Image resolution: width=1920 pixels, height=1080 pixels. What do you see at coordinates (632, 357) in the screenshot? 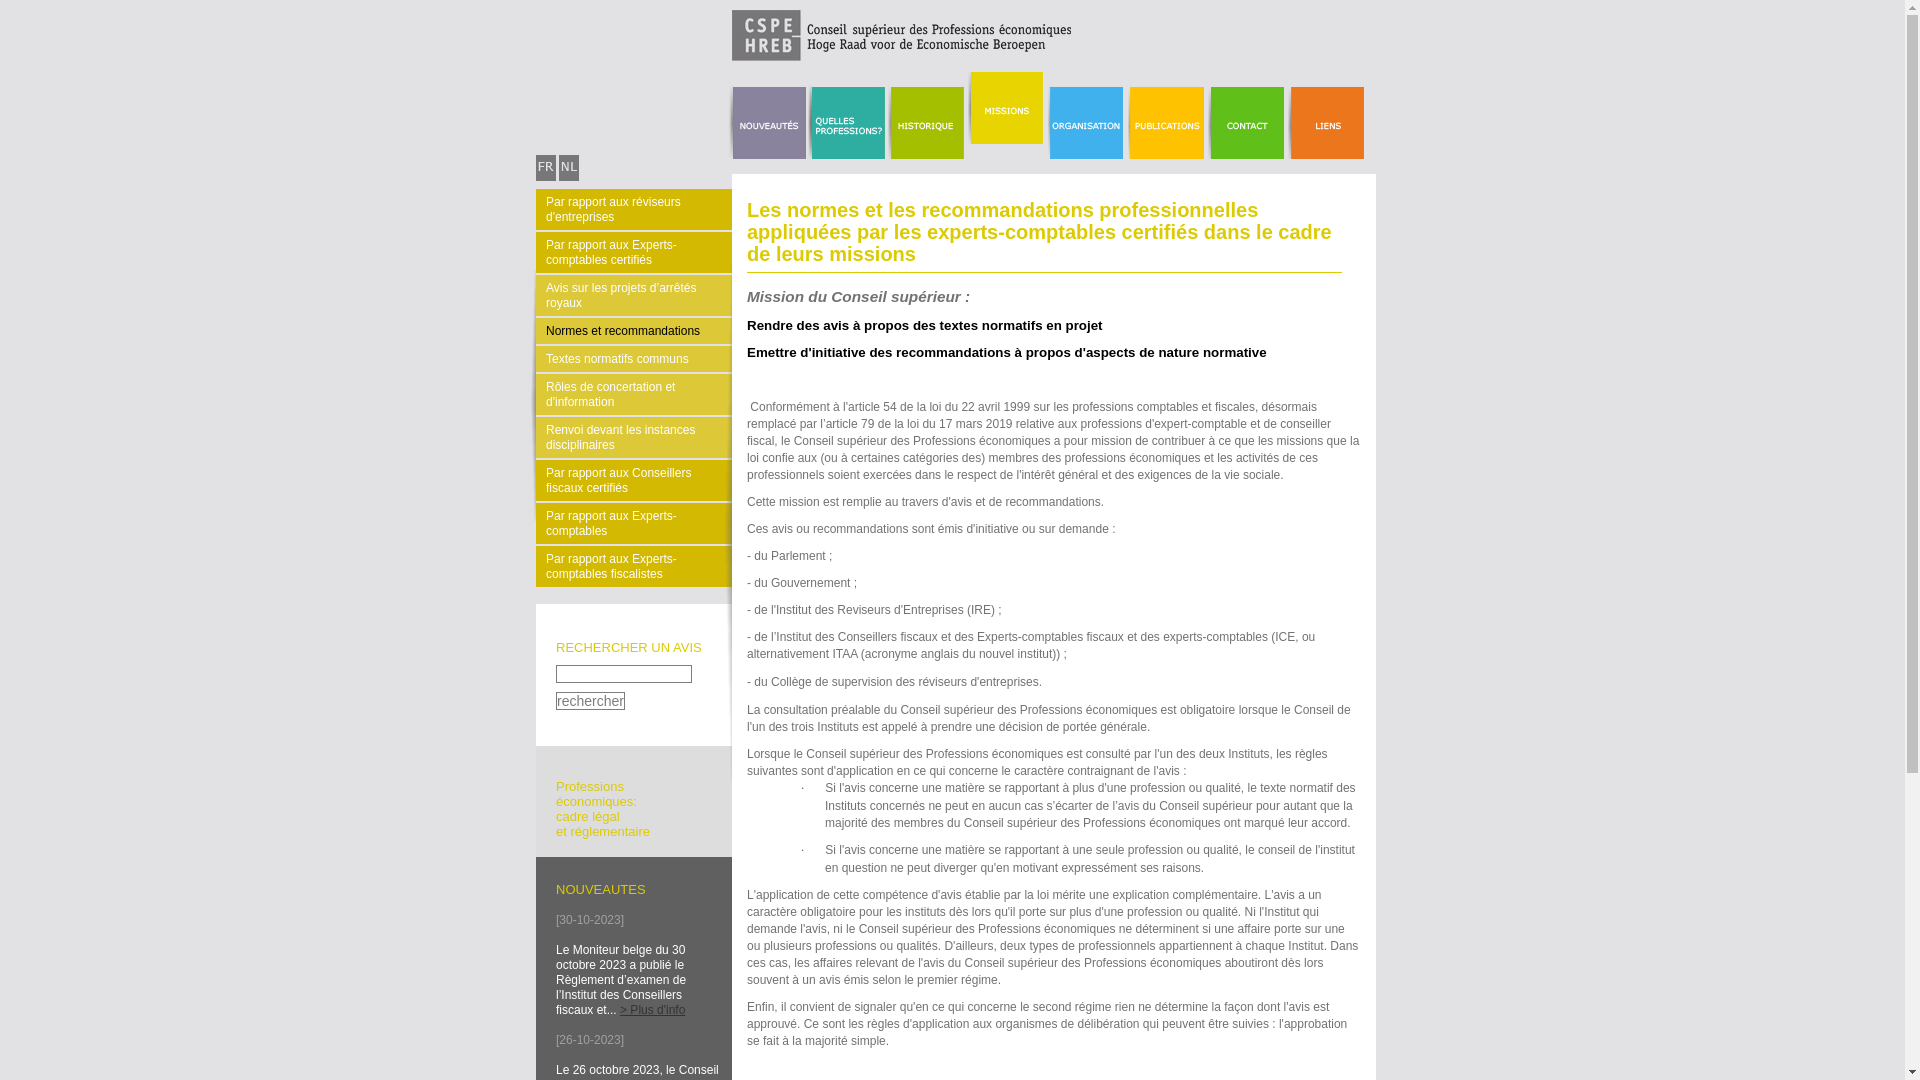
I see `'Textes normatifs communs'` at bounding box center [632, 357].